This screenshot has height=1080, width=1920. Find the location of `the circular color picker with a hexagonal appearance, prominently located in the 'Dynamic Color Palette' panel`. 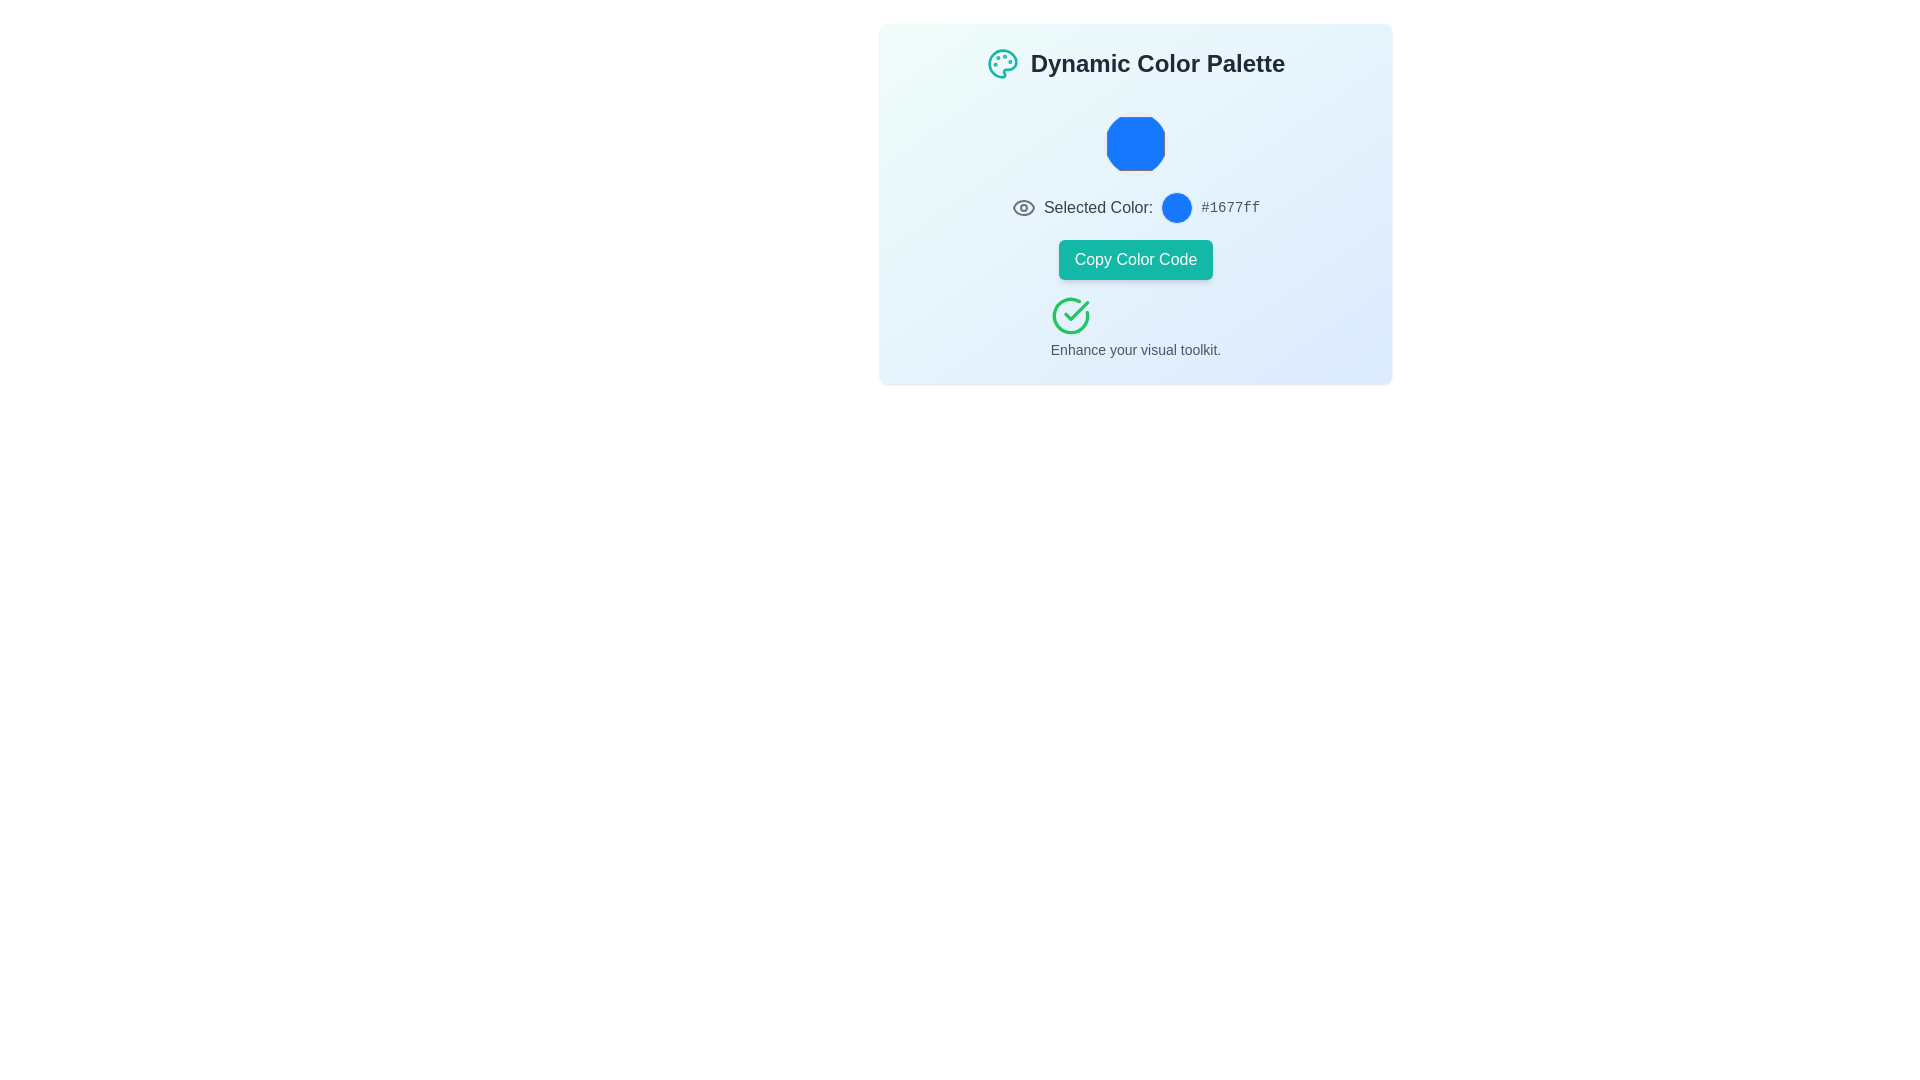

the circular color picker with a hexagonal appearance, prominently located in the 'Dynamic Color Palette' panel is located at coordinates (1136, 142).